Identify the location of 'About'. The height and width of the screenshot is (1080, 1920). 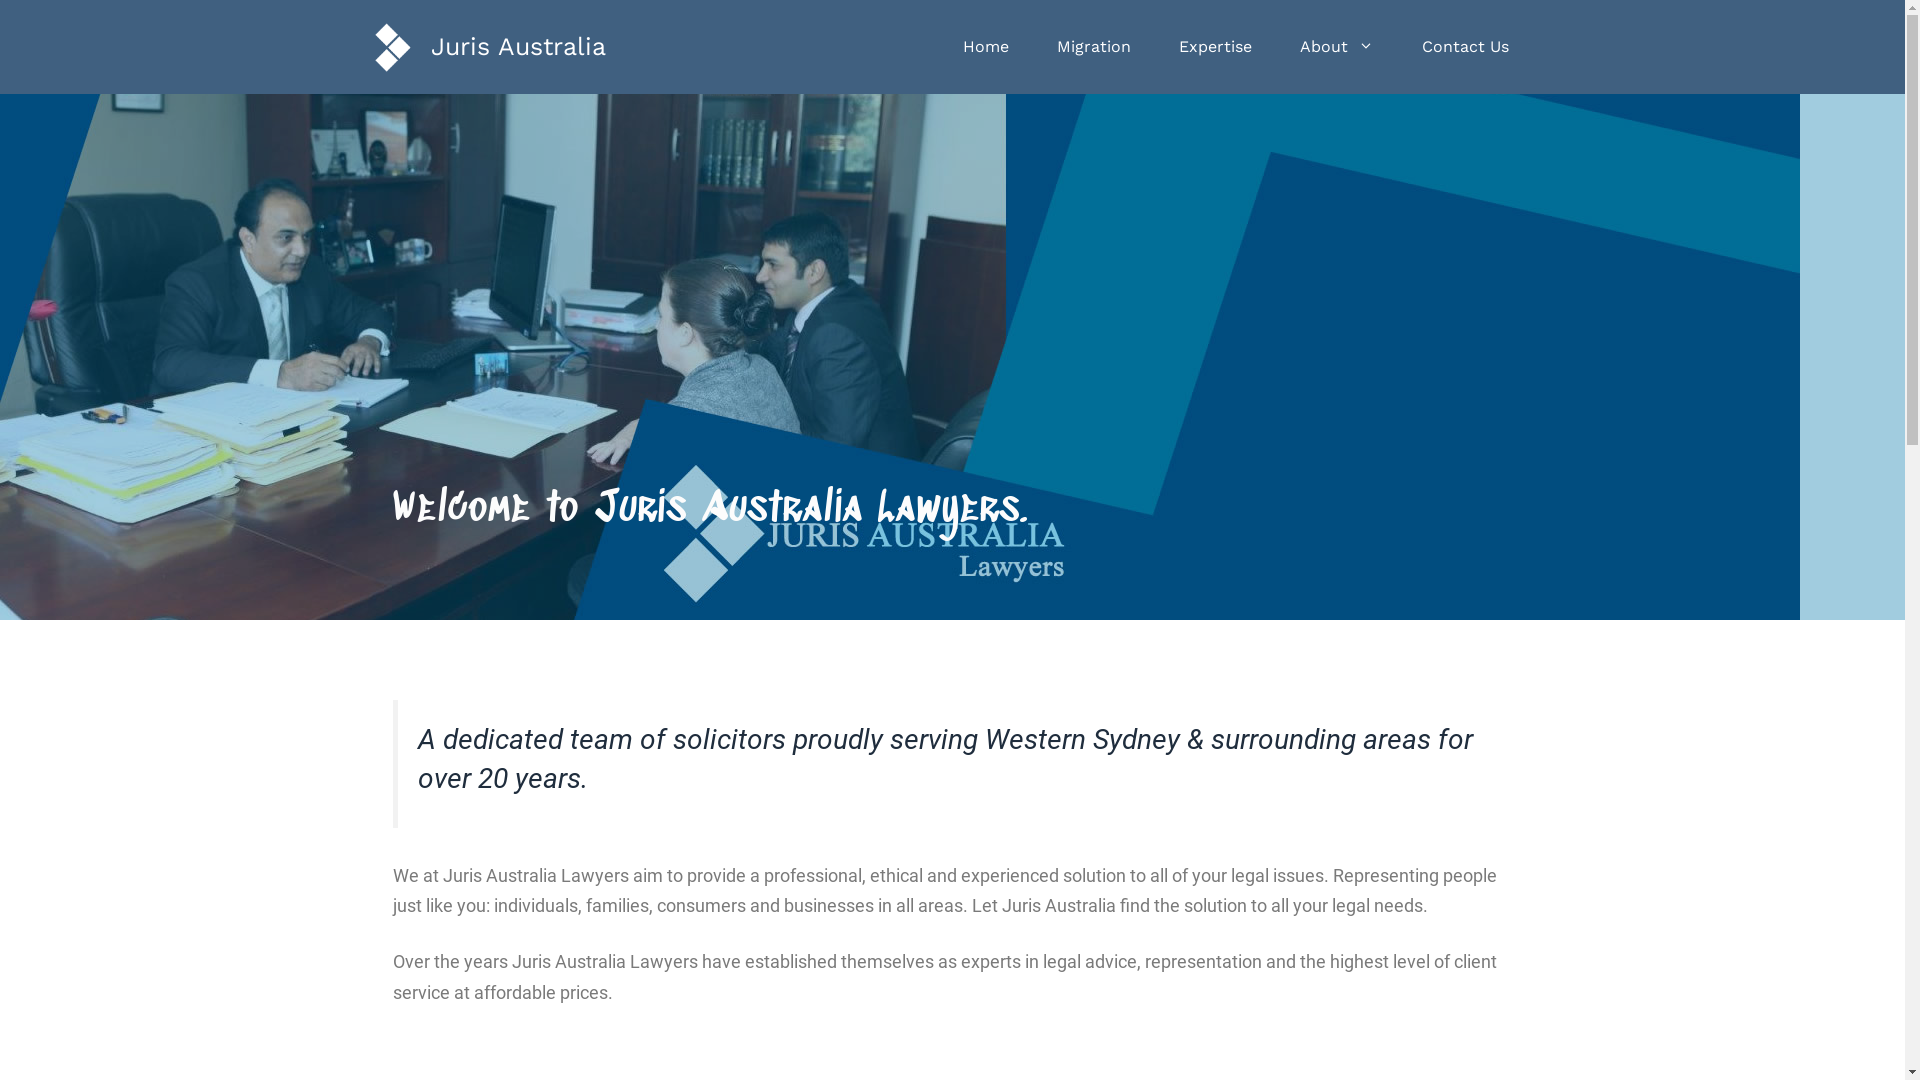
(1337, 45).